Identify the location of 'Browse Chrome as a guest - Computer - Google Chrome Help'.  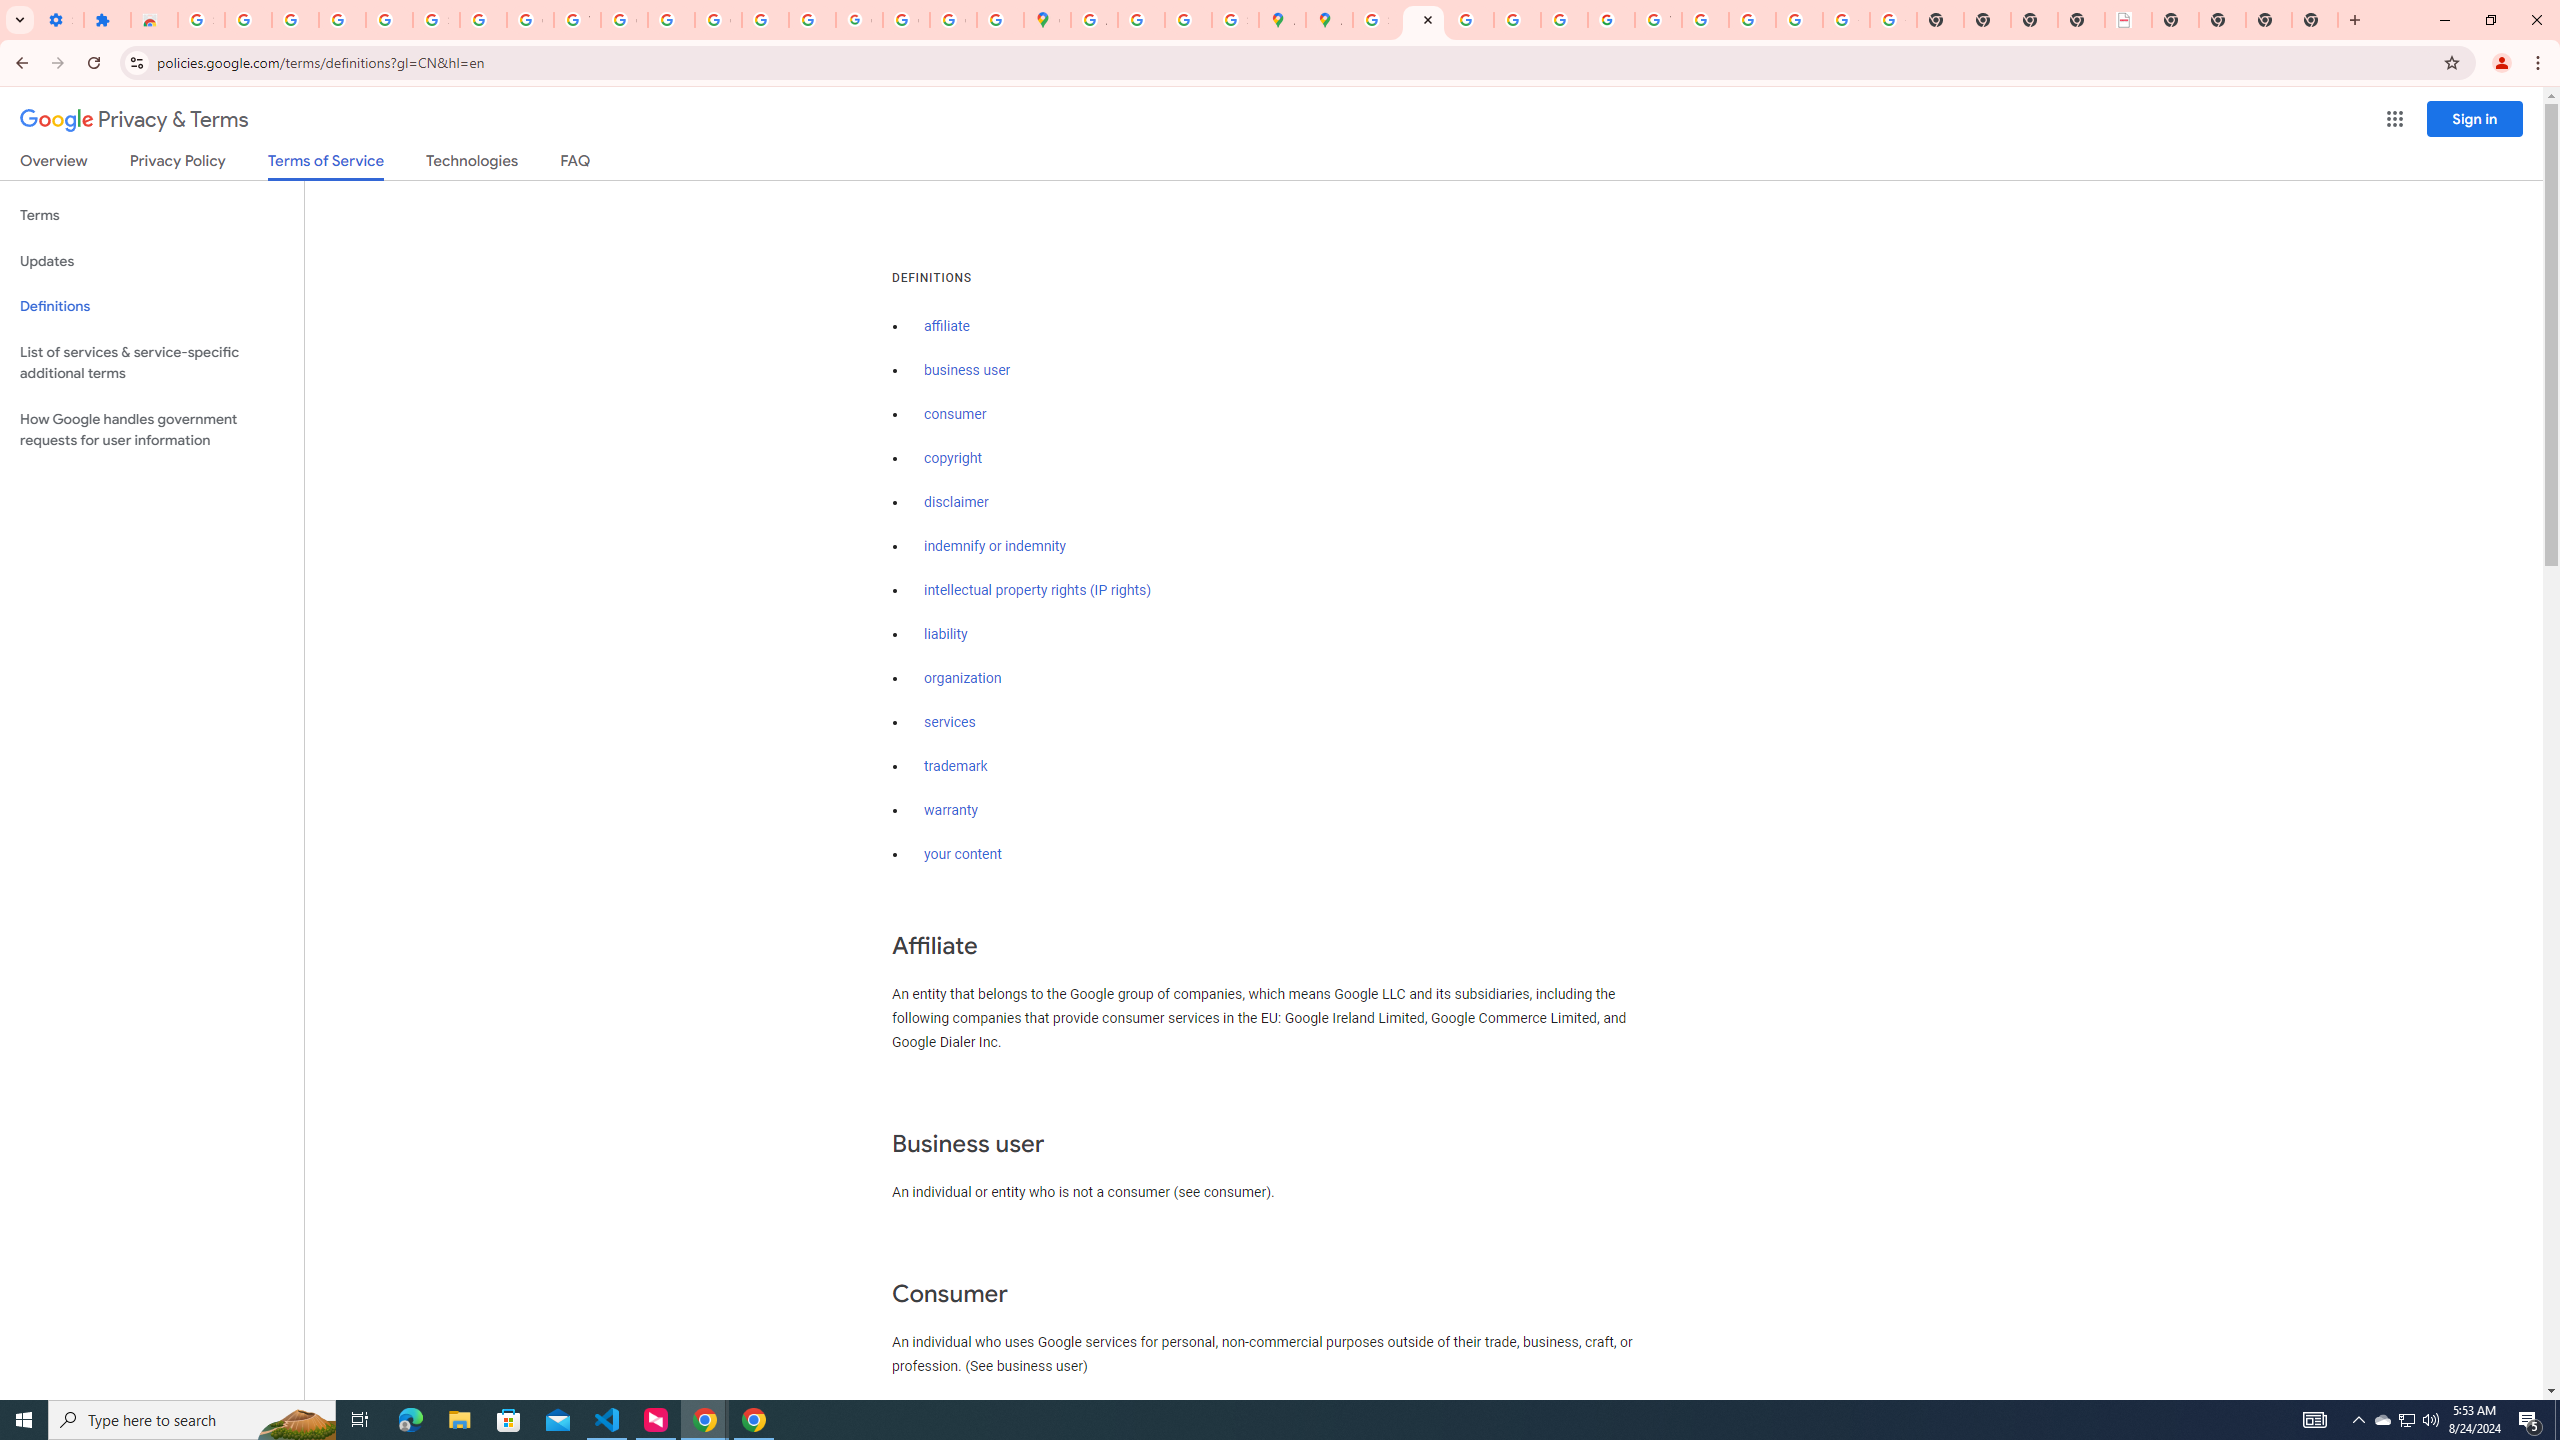
(1705, 19).